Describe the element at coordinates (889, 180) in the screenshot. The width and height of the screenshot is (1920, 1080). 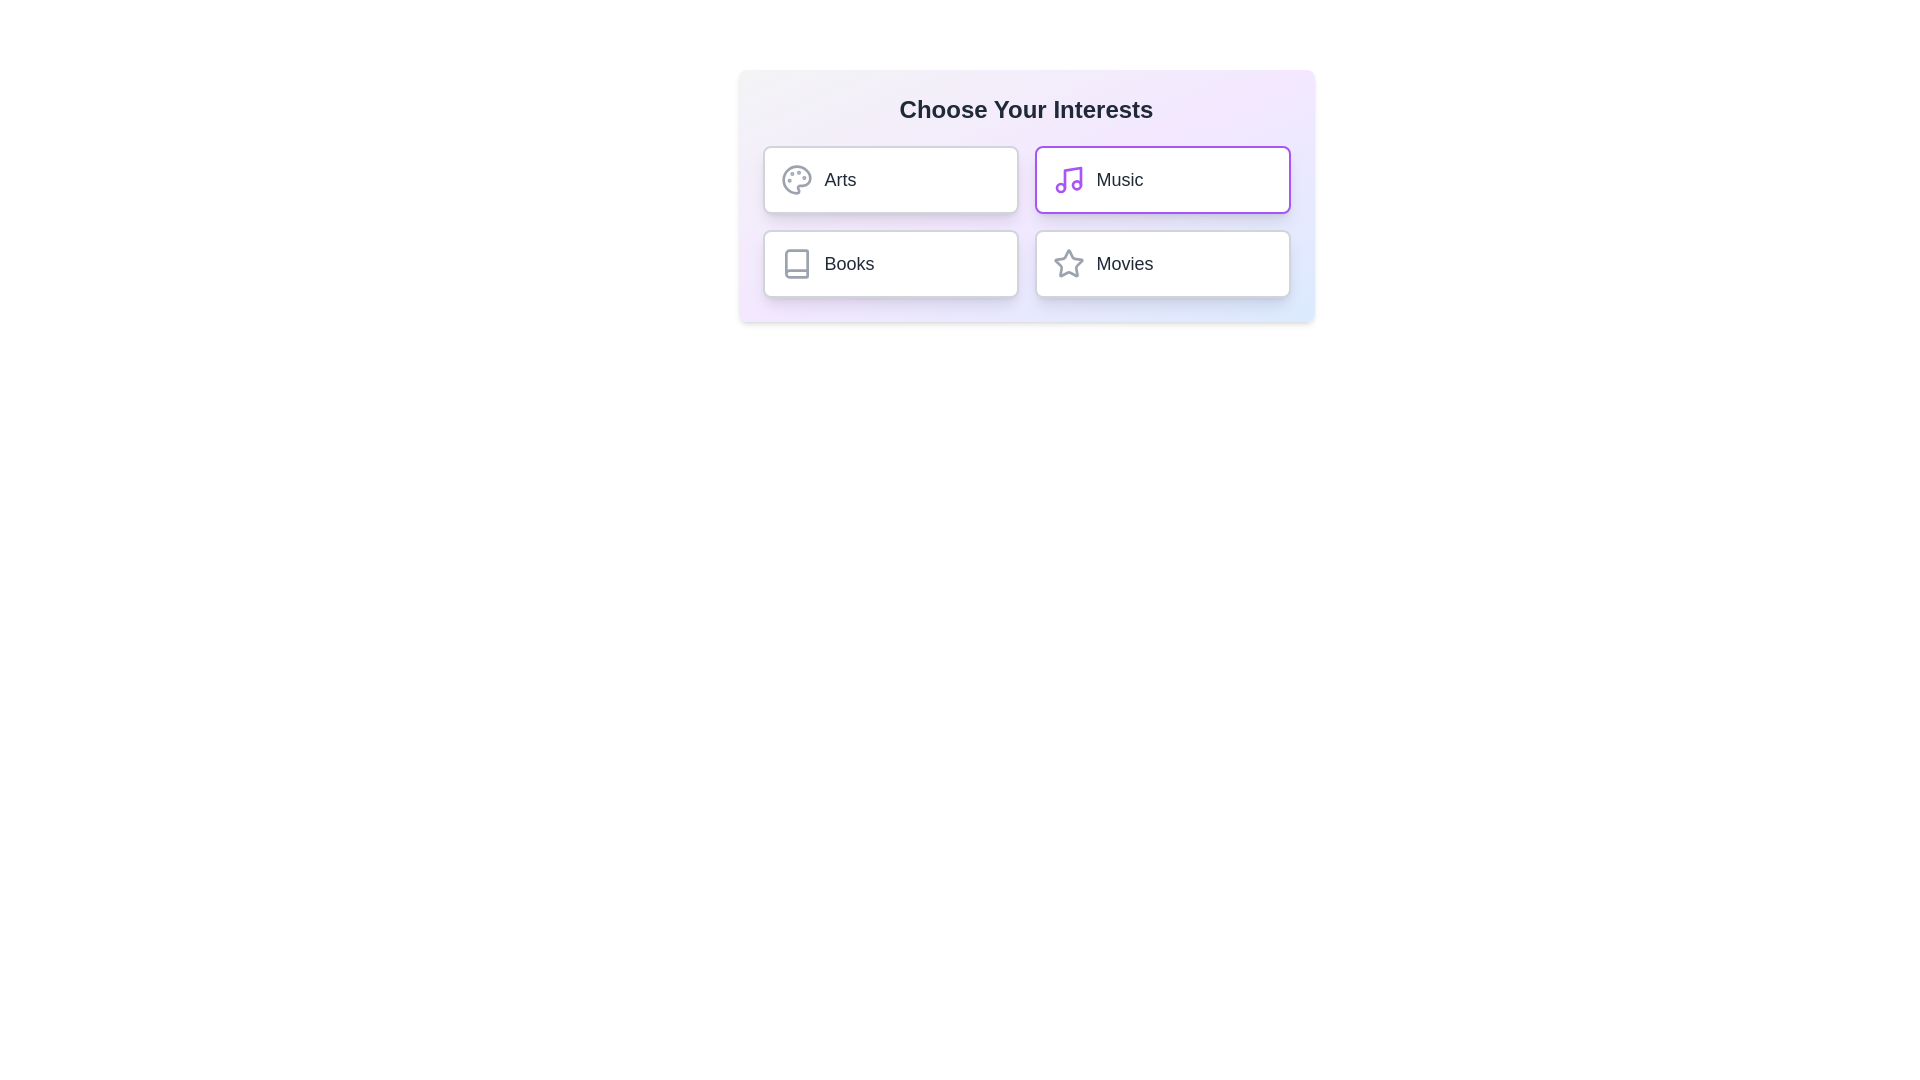
I see `the chip labeled Arts to observe its hover effect` at that location.